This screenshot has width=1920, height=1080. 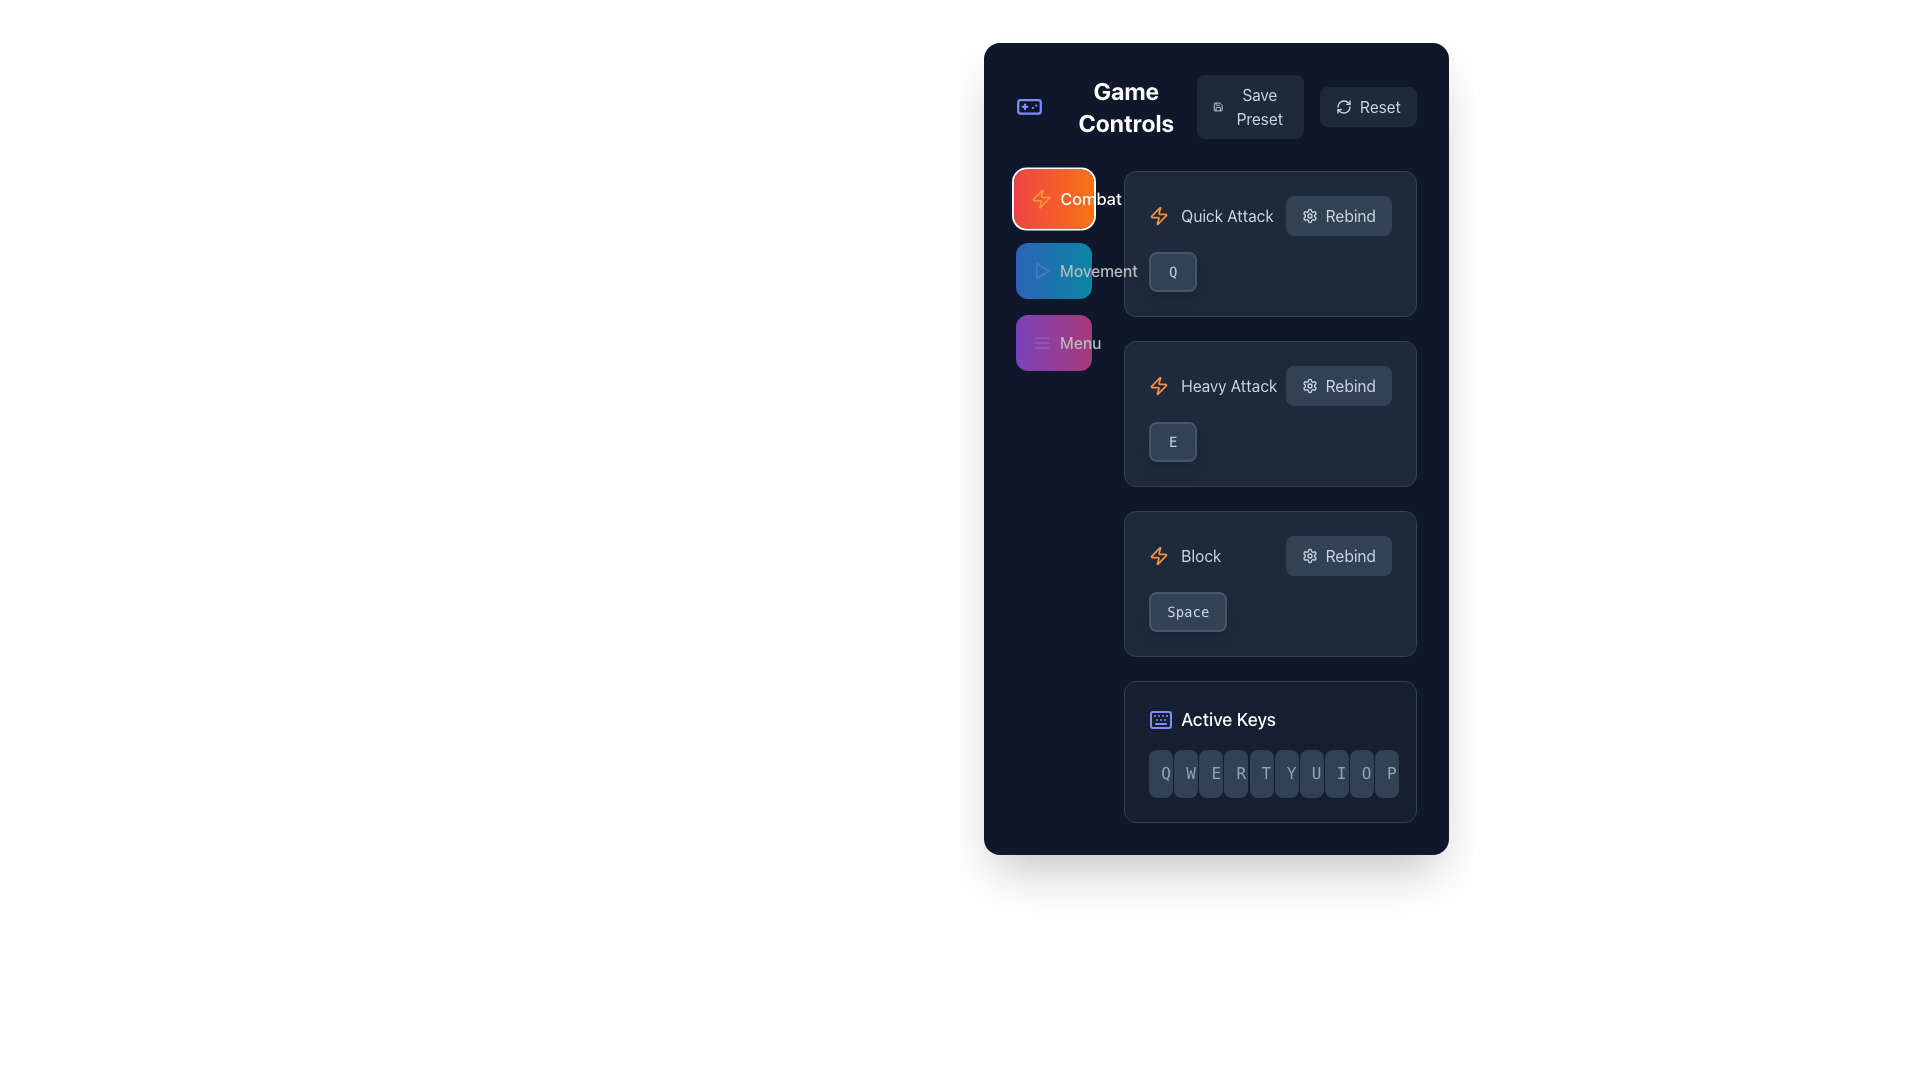 I want to click on the grouped interactive buttons for preset management, which includes 'Save Preset' and 'Reset' options, located, so click(x=1307, y=107).